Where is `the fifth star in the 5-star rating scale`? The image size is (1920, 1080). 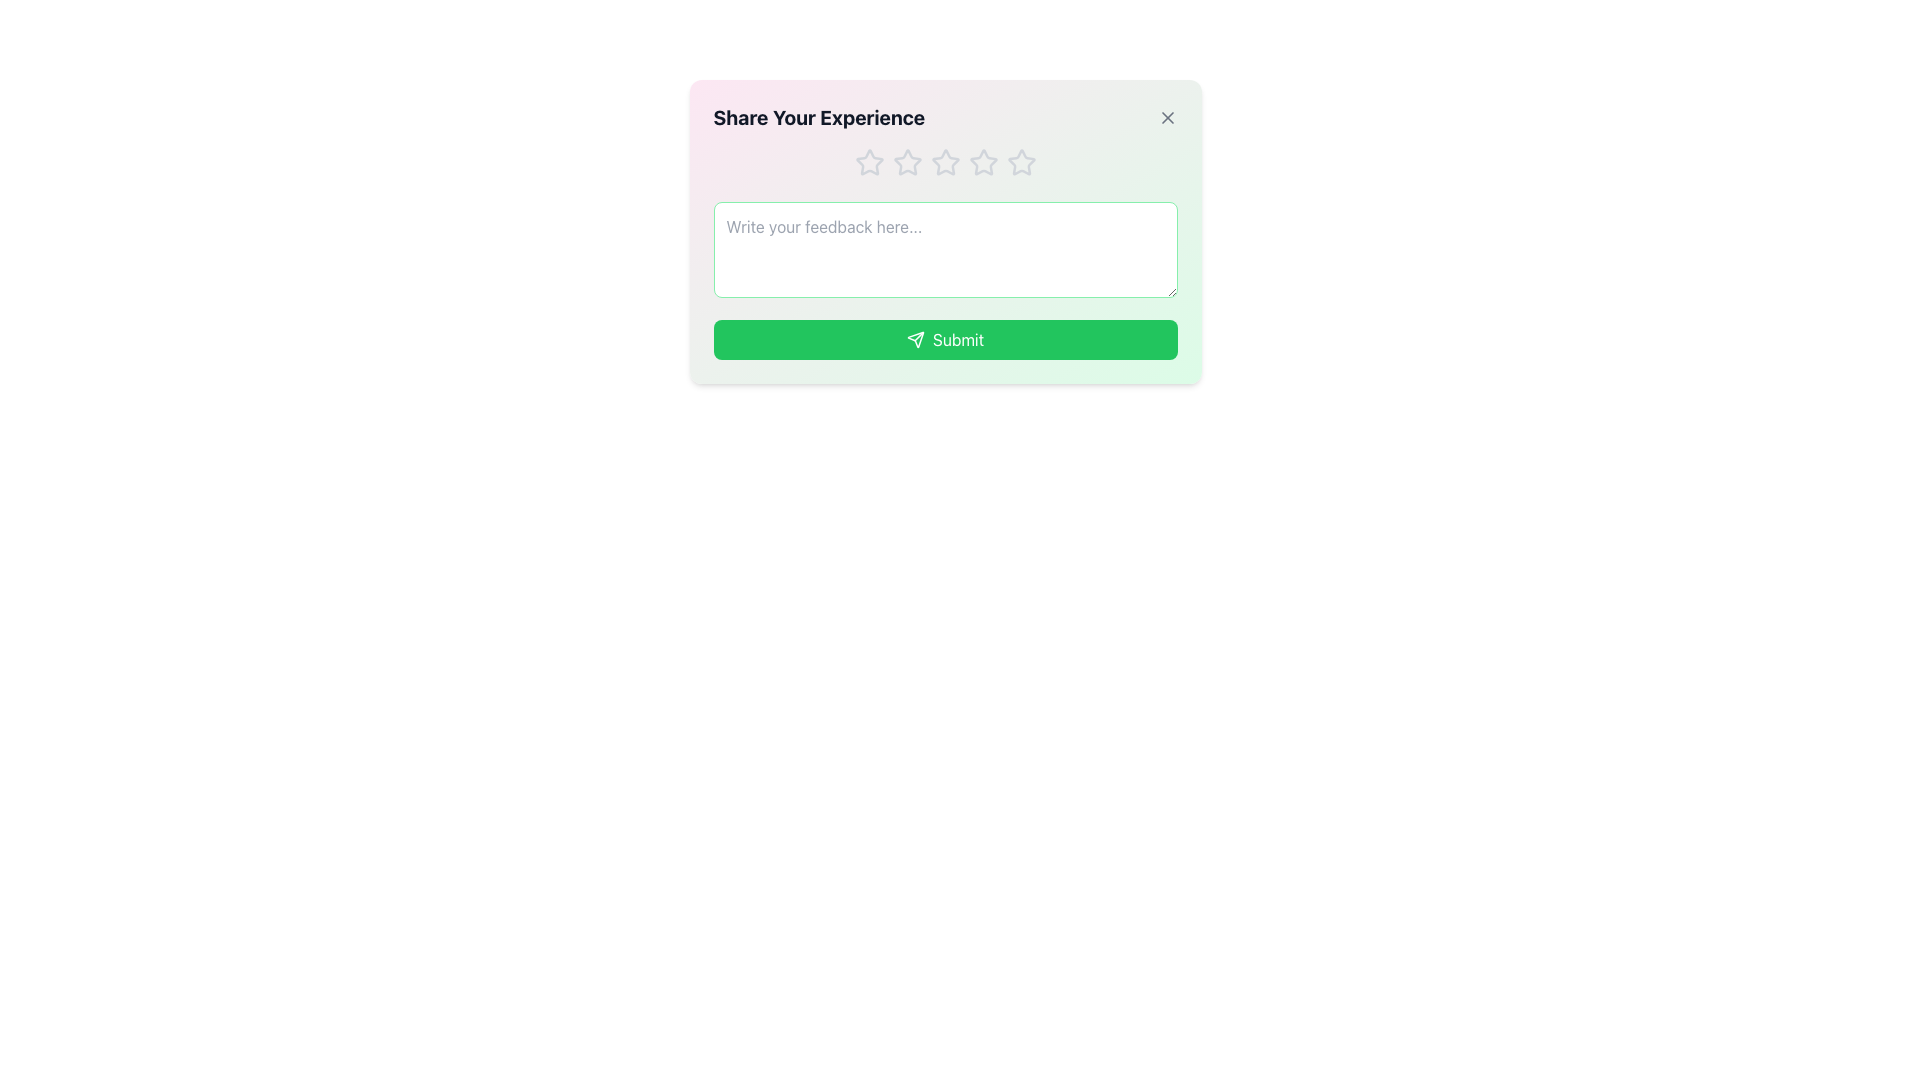
the fifth star in the 5-star rating scale is located at coordinates (1021, 161).